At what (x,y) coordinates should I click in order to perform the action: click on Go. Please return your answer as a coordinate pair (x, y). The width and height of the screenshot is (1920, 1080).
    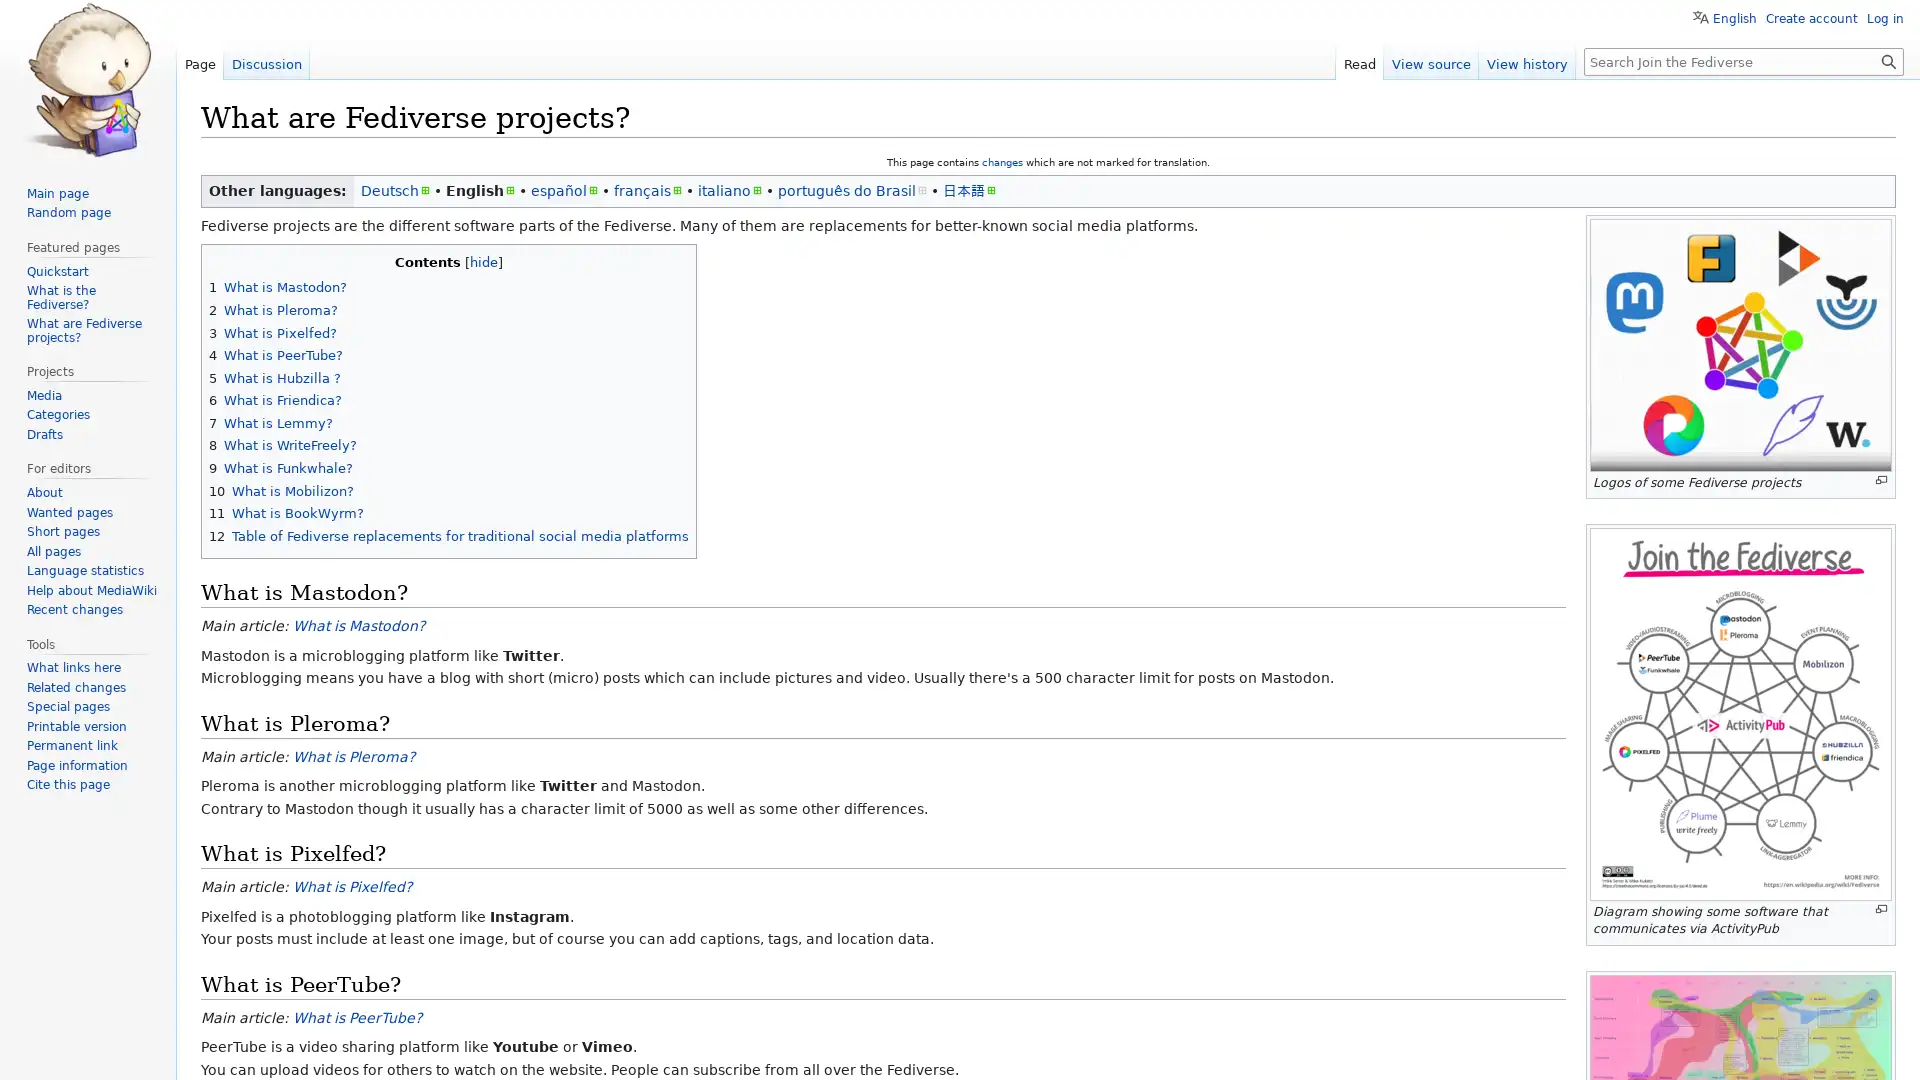
    Looking at the image, I should click on (1888, 60).